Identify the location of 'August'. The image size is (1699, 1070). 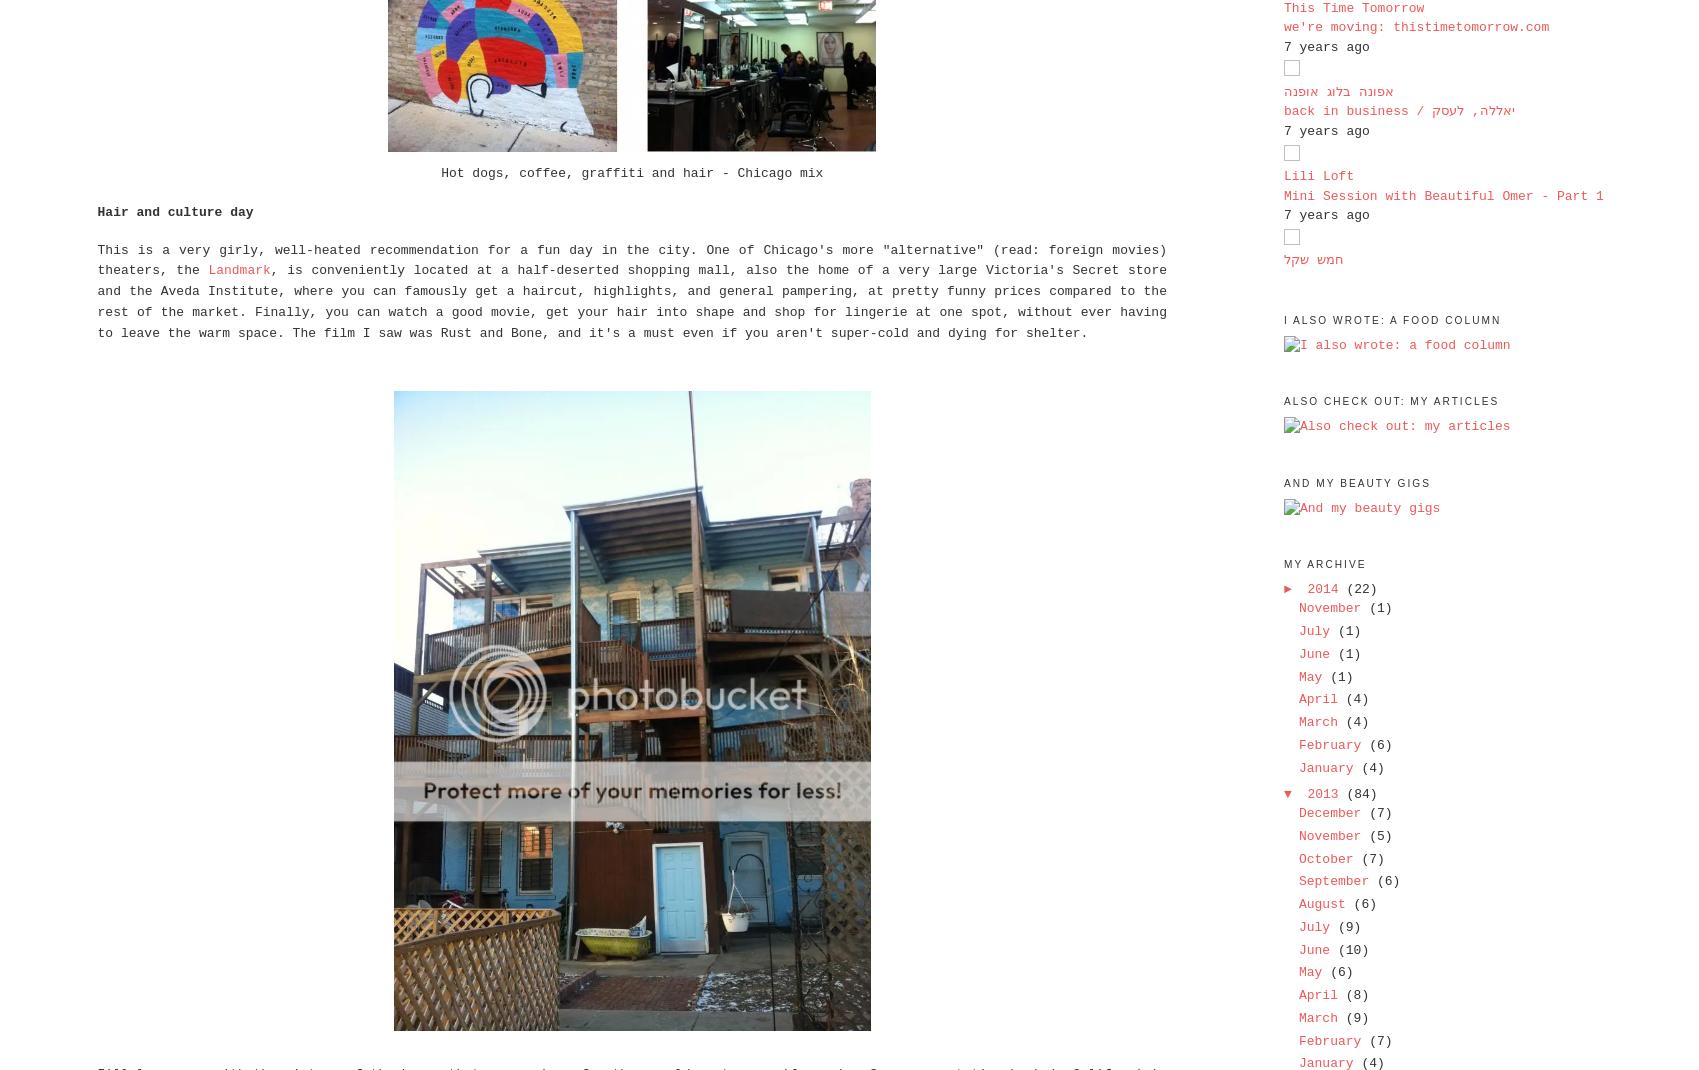
(1325, 903).